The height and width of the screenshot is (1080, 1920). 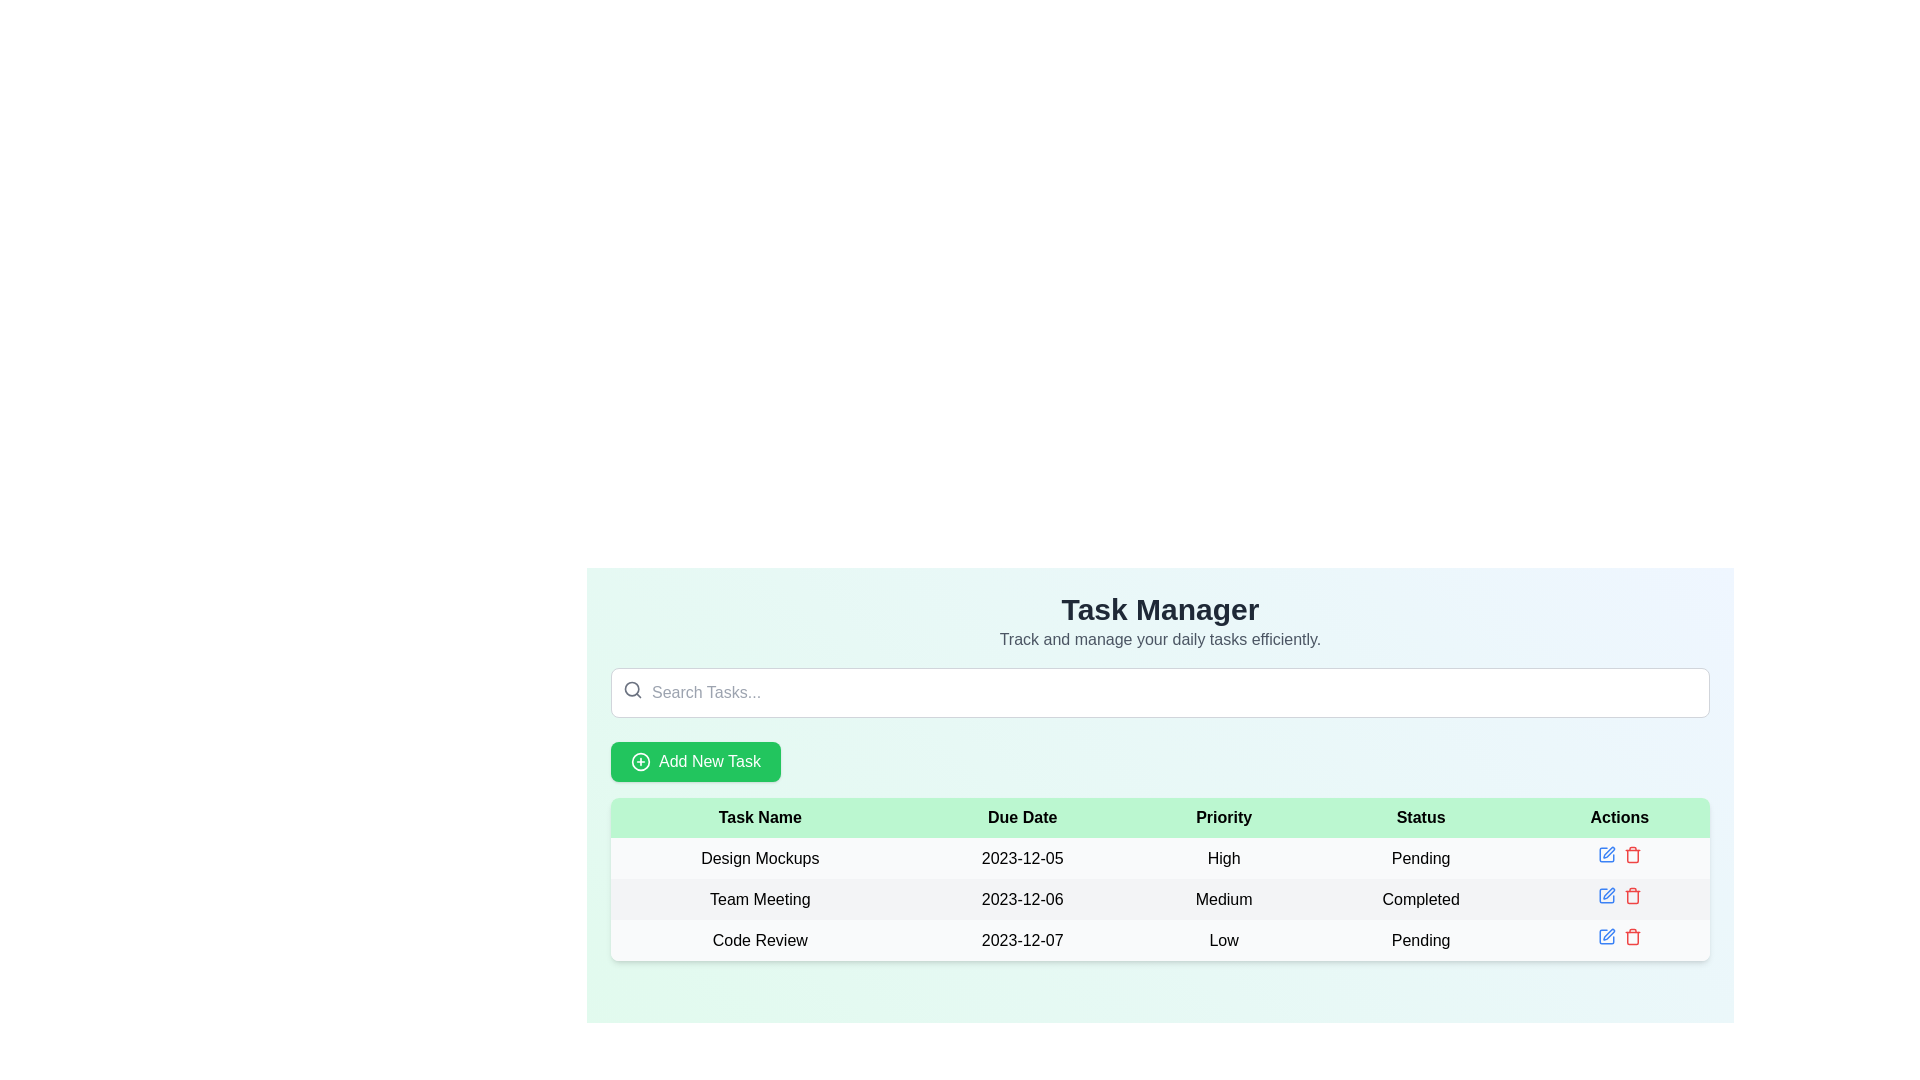 What do you see at coordinates (1160, 857) in the screenshot?
I see `the table row containing the task 'Design Mockups'` at bounding box center [1160, 857].